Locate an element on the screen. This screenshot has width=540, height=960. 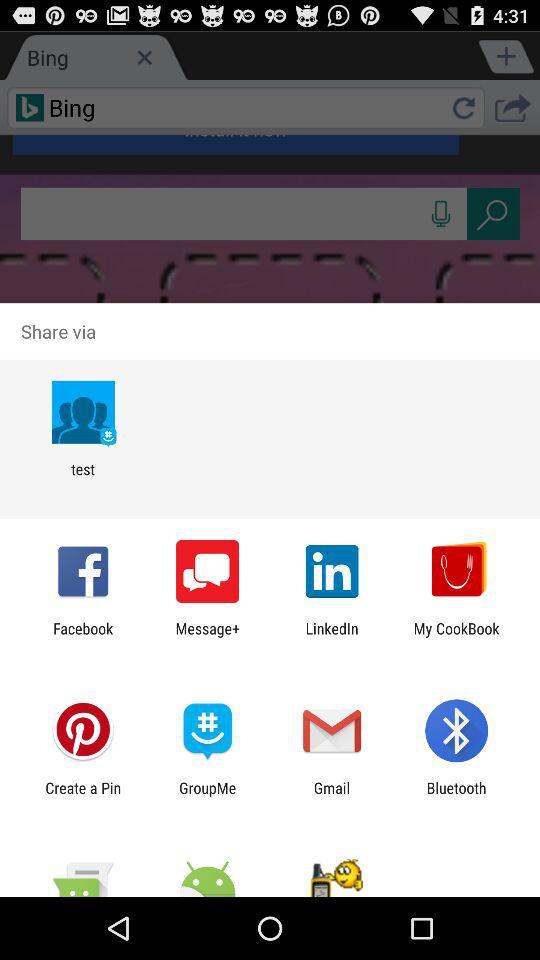
message+ item is located at coordinates (206, 636).